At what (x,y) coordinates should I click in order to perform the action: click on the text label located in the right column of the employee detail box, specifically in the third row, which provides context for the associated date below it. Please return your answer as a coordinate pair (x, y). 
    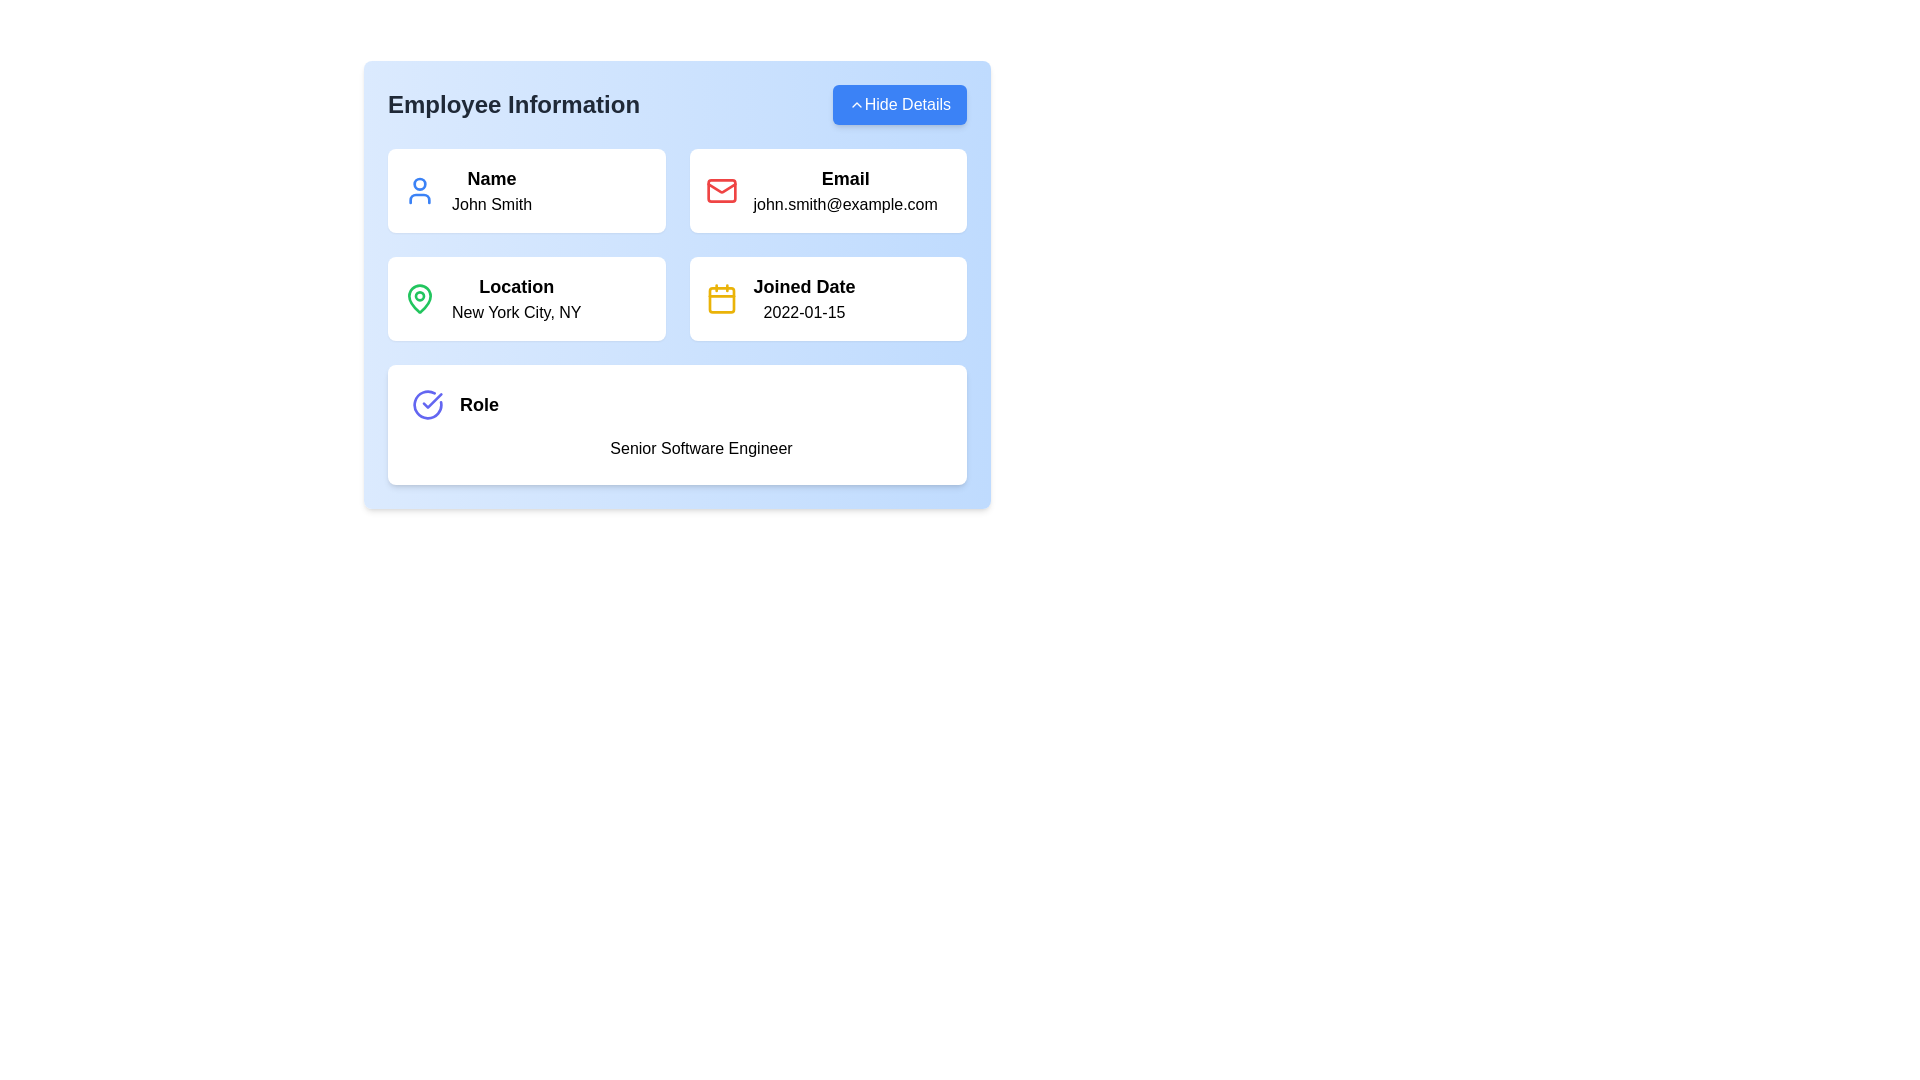
    Looking at the image, I should click on (804, 286).